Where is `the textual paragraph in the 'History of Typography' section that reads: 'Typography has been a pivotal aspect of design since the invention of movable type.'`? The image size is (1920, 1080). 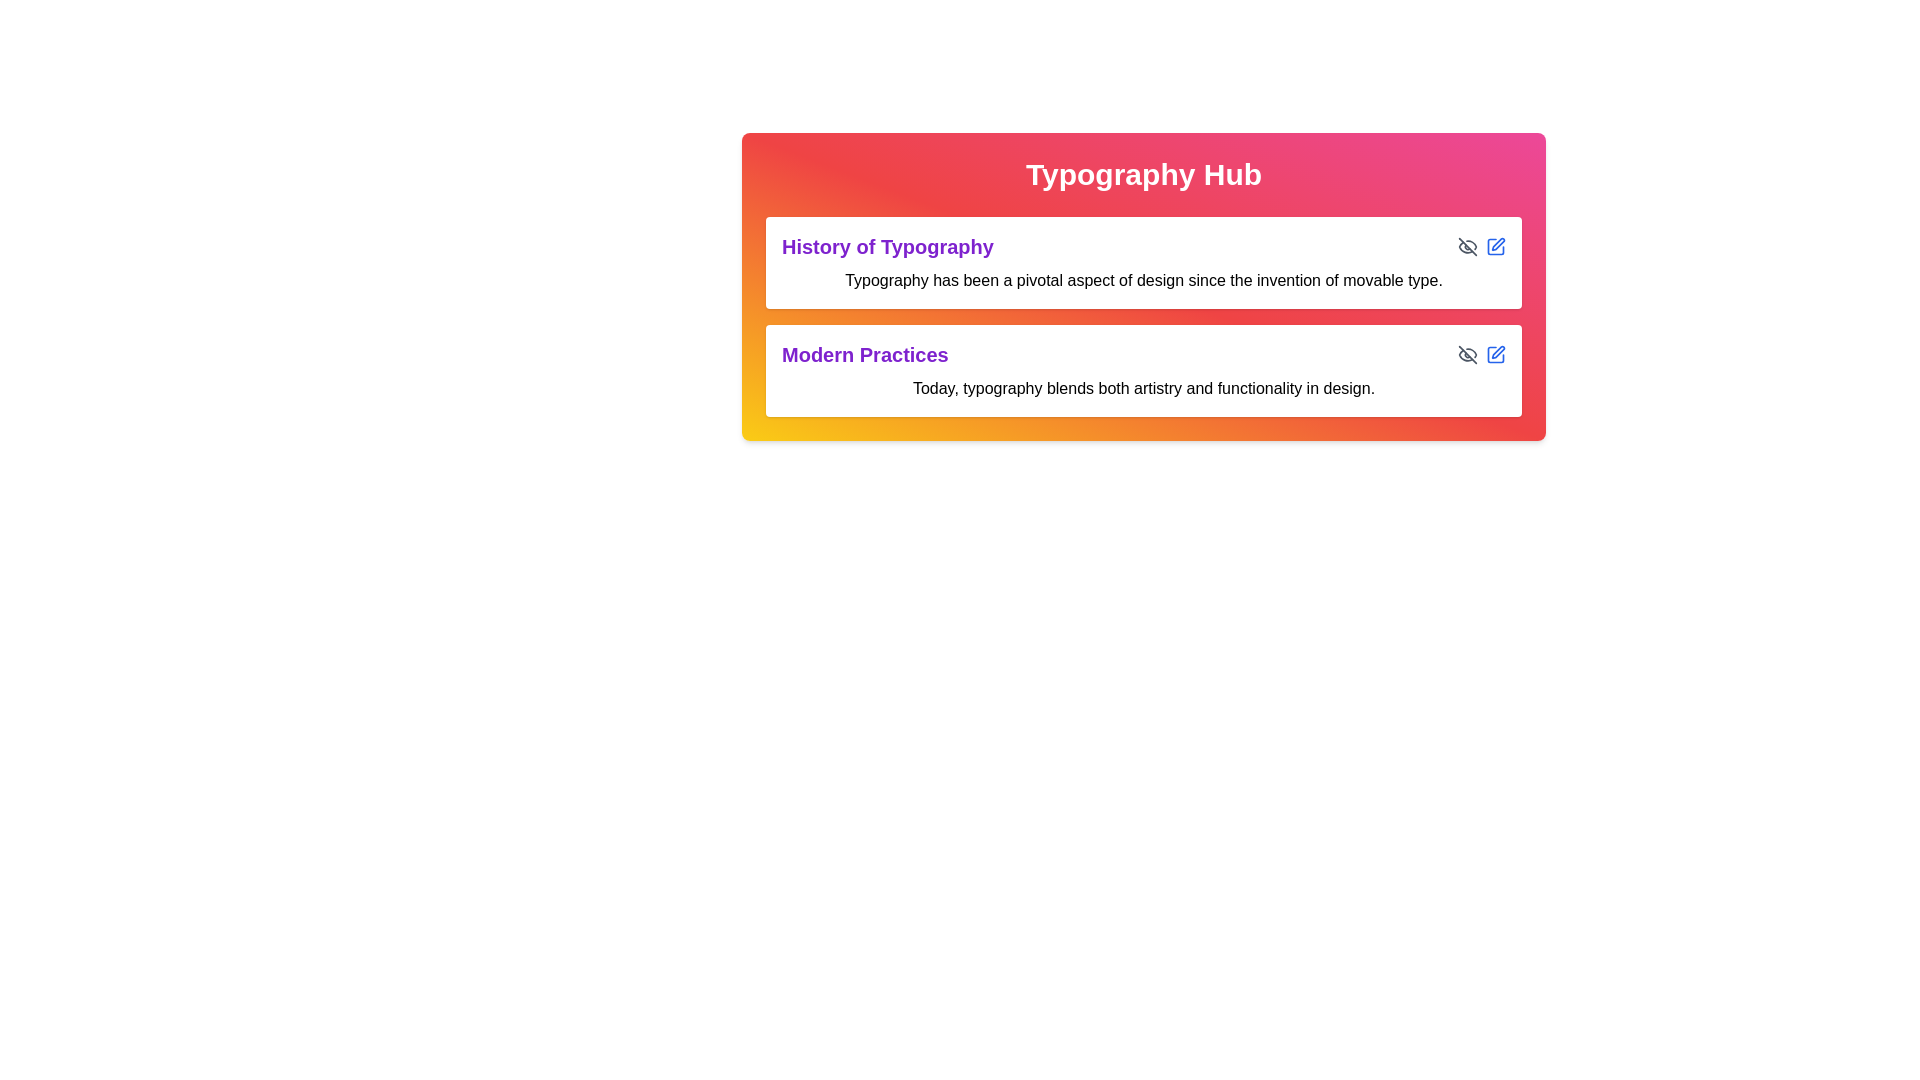
the textual paragraph in the 'History of Typography' section that reads: 'Typography has been a pivotal aspect of design since the invention of movable type.' is located at coordinates (1143, 281).